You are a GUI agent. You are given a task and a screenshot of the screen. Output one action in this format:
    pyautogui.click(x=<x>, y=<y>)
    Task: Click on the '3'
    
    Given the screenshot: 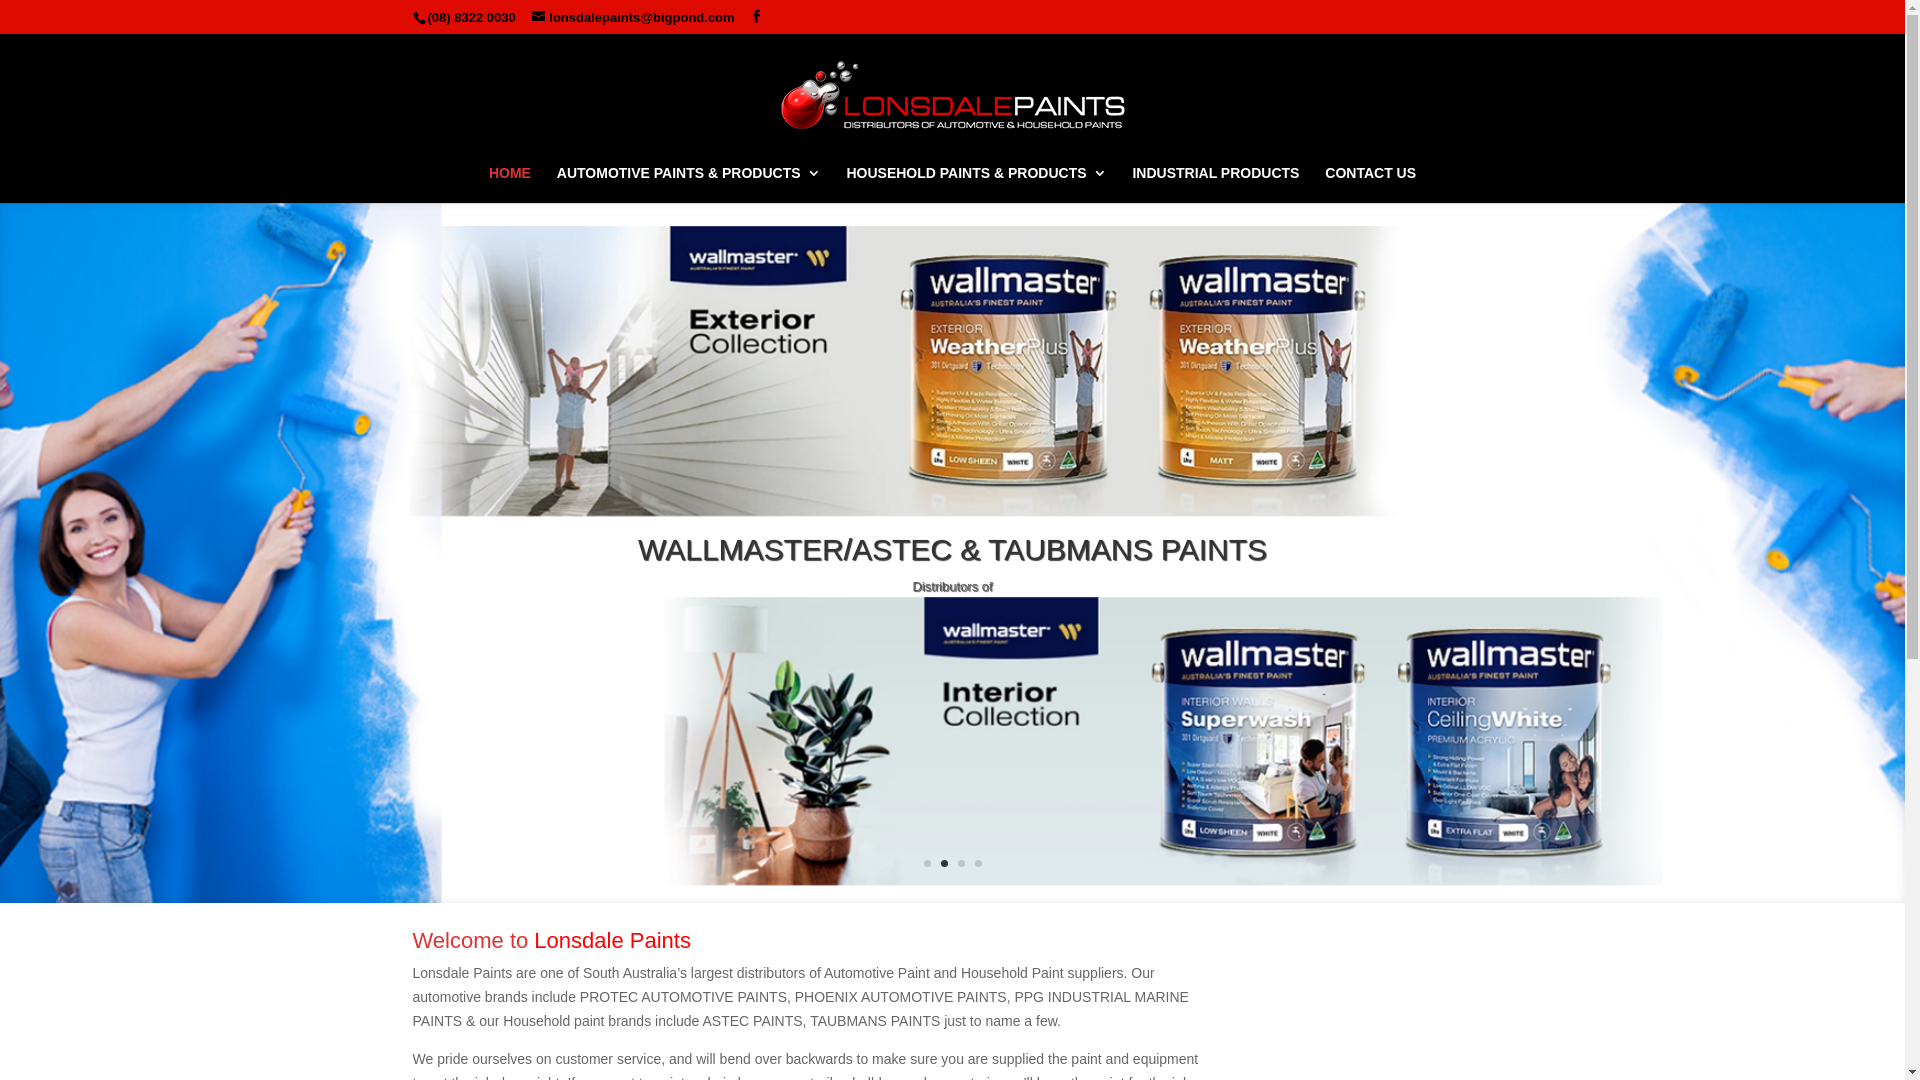 What is the action you would take?
    pyautogui.click(x=957, y=862)
    